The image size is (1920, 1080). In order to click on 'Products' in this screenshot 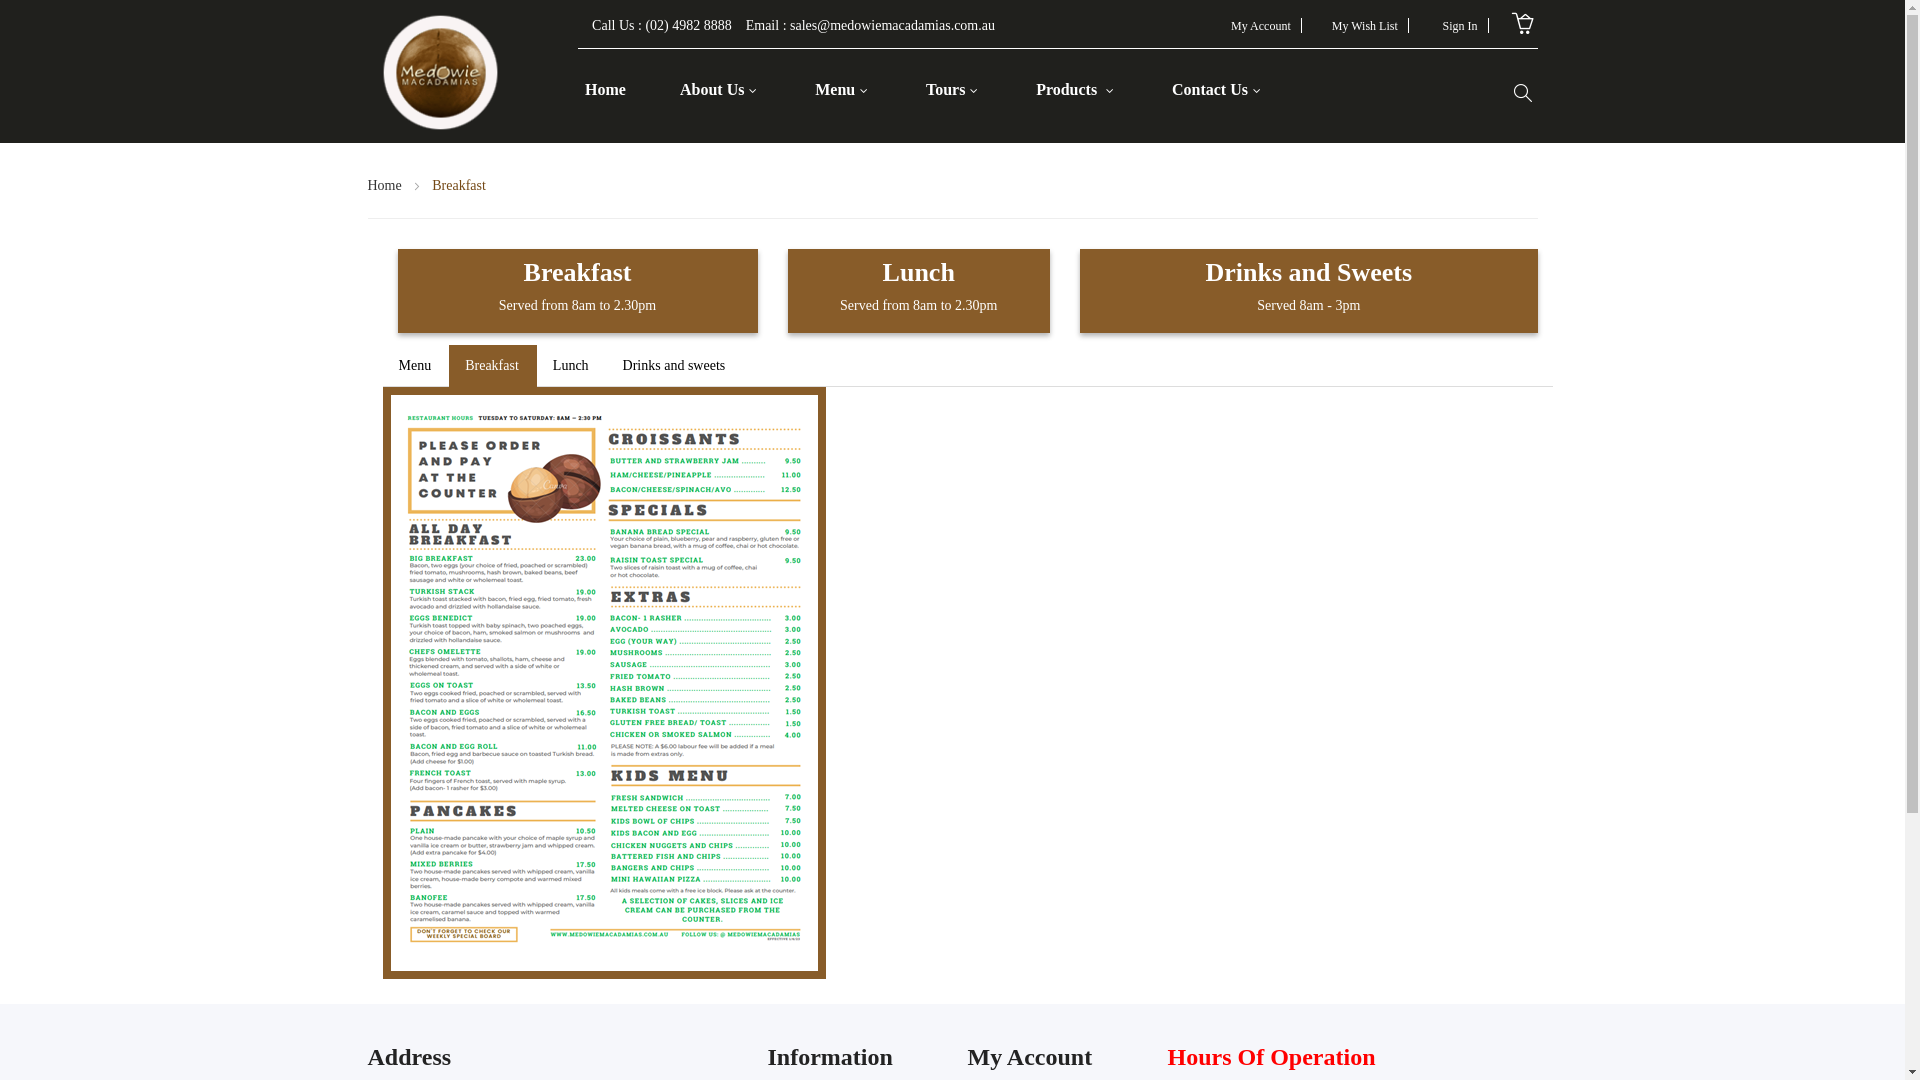, I will do `click(1074, 88)`.